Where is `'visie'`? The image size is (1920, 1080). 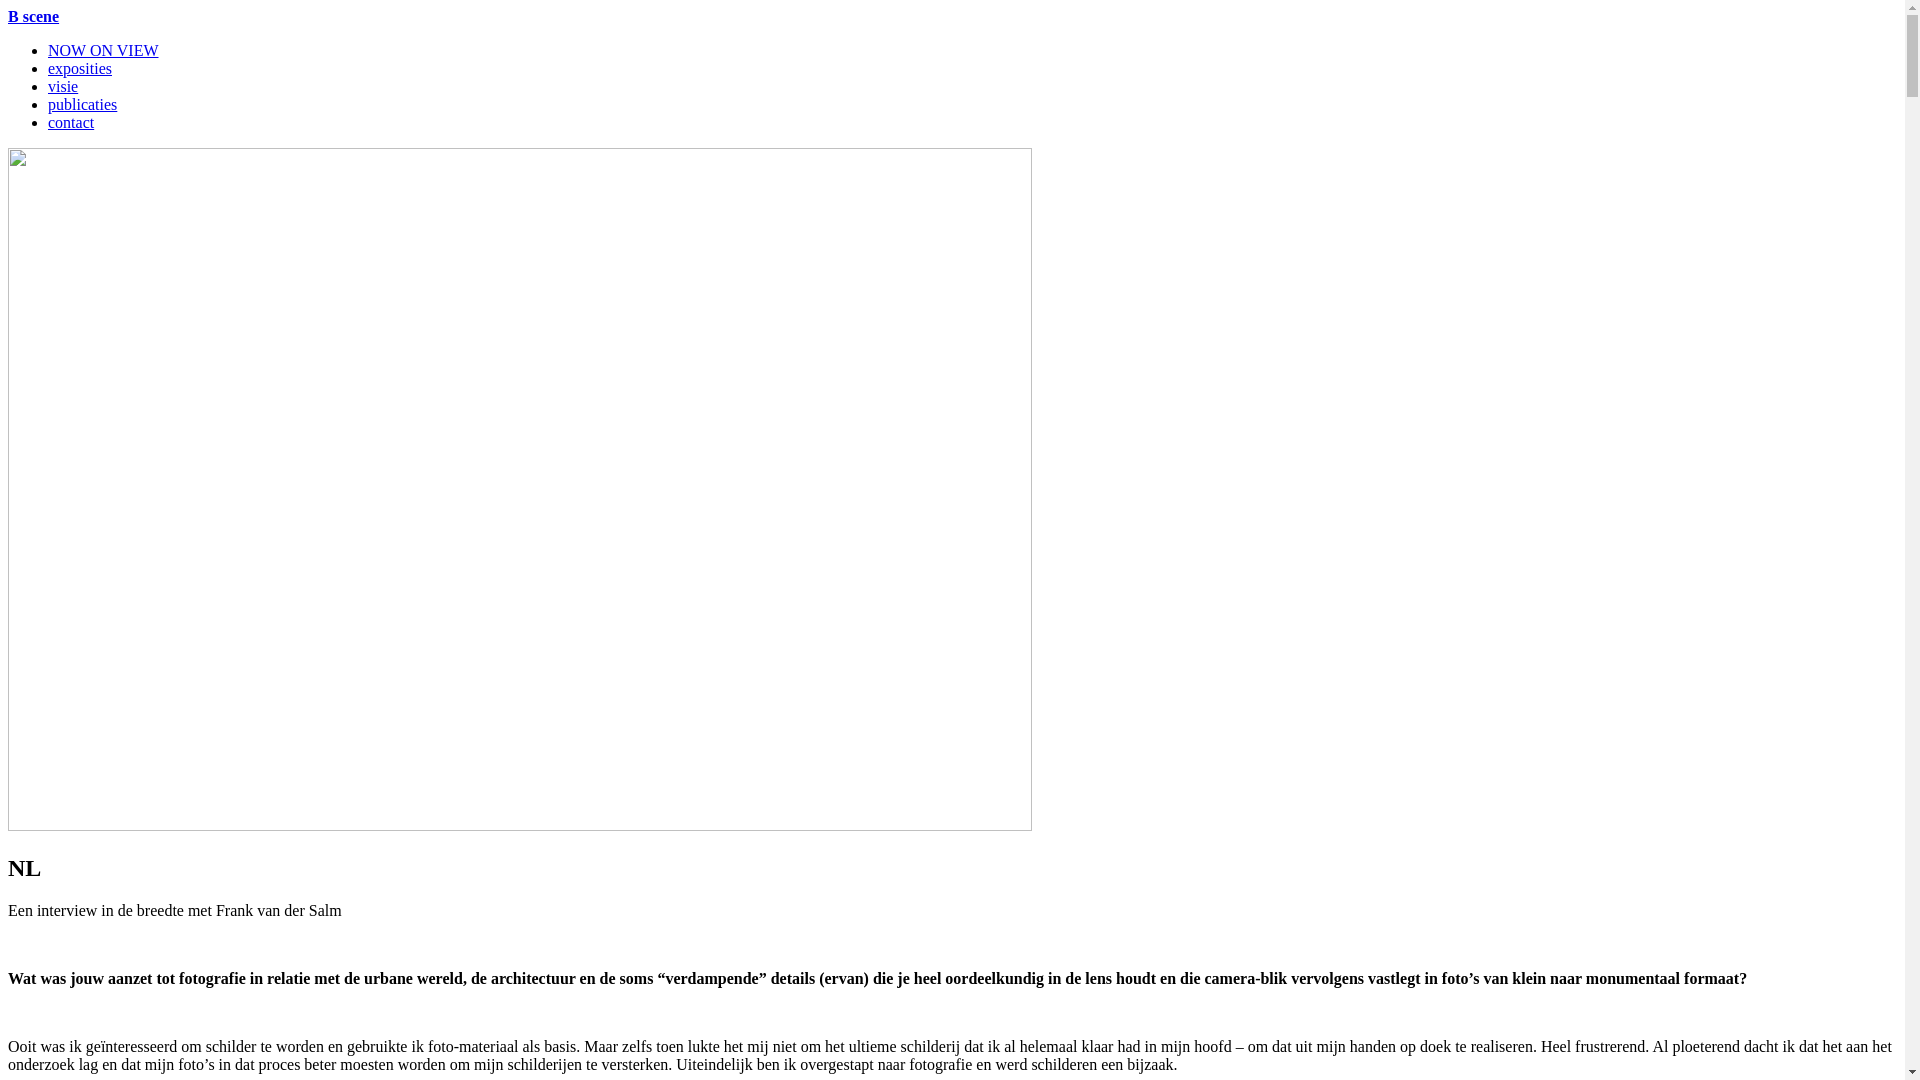 'visie' is located at coordinates (62, 85).